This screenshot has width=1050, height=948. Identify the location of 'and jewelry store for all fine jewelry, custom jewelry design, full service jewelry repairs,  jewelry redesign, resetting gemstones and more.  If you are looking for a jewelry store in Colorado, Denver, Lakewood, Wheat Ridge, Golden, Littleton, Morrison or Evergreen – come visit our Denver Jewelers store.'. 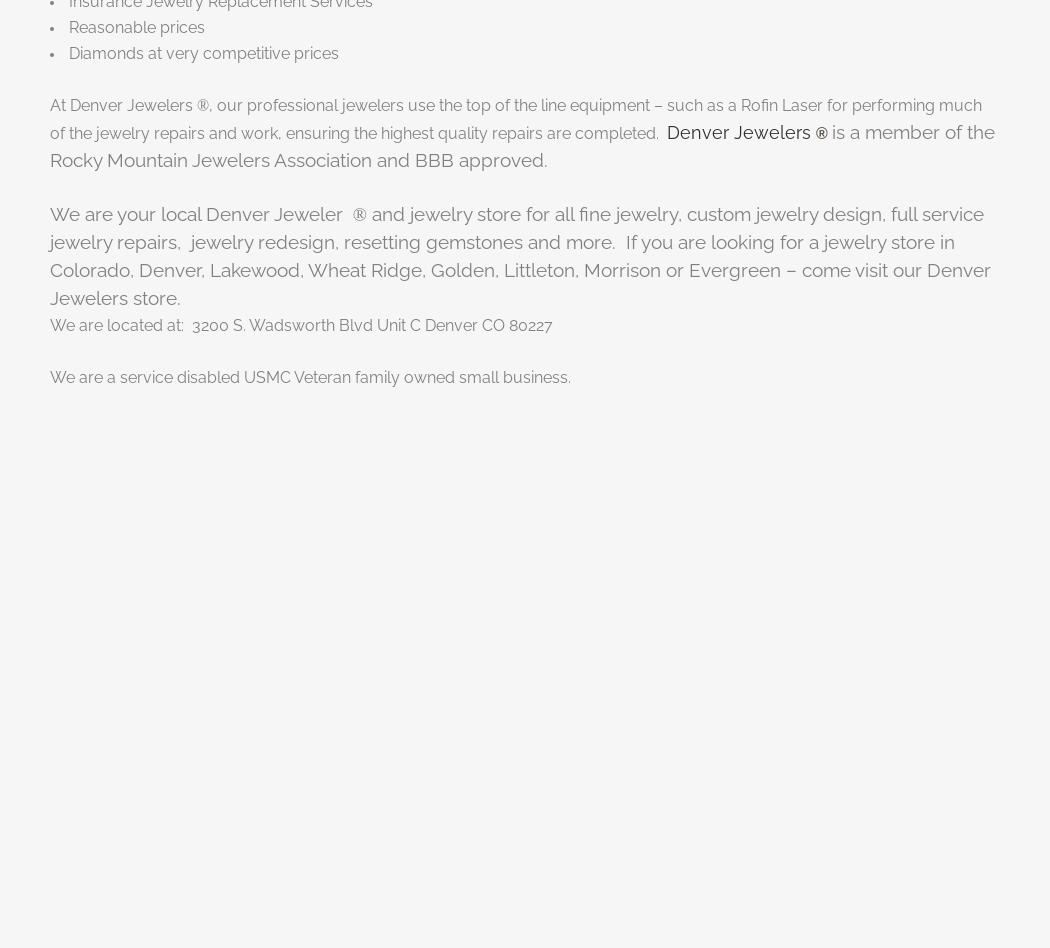
(519, 255).